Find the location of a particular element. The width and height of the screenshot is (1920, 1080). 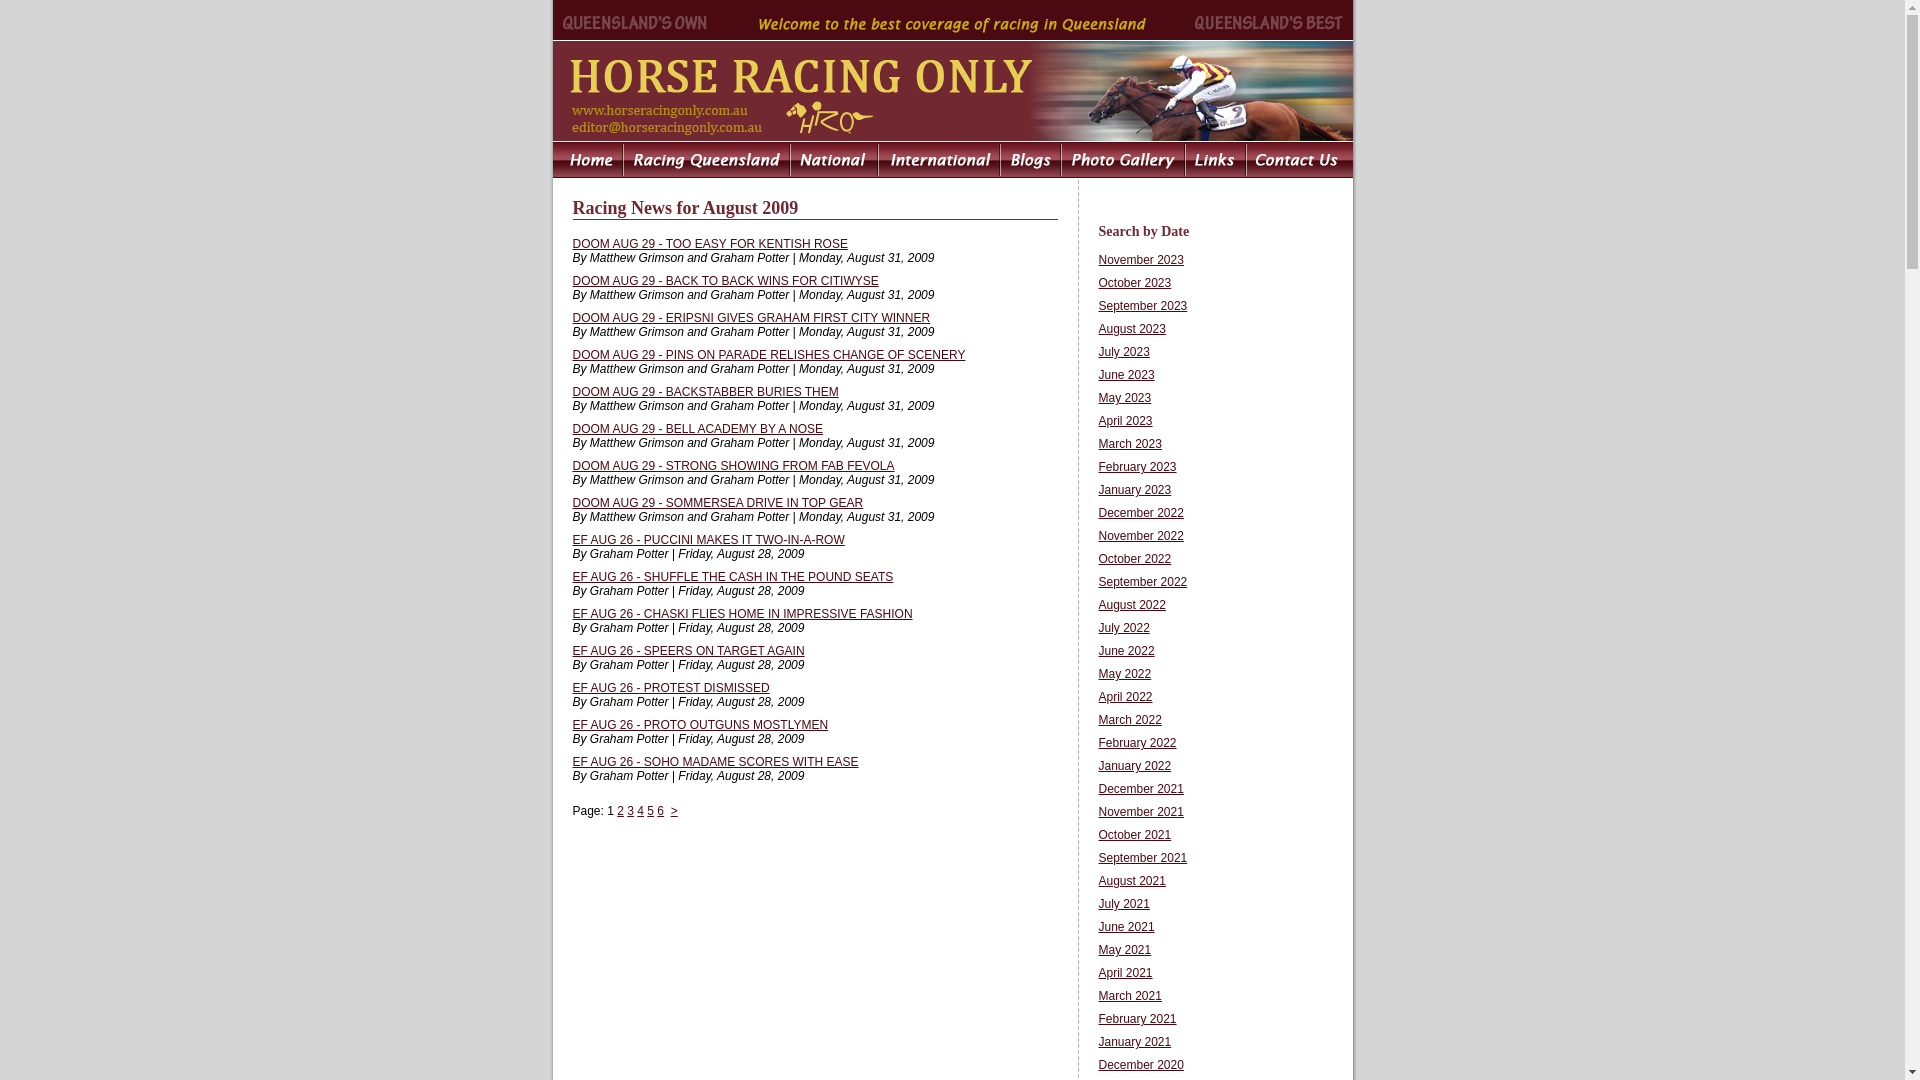

'EF AUG 26 - SOHO MADAME SCORES WITH EASE' is located at coordinates (715, 762).